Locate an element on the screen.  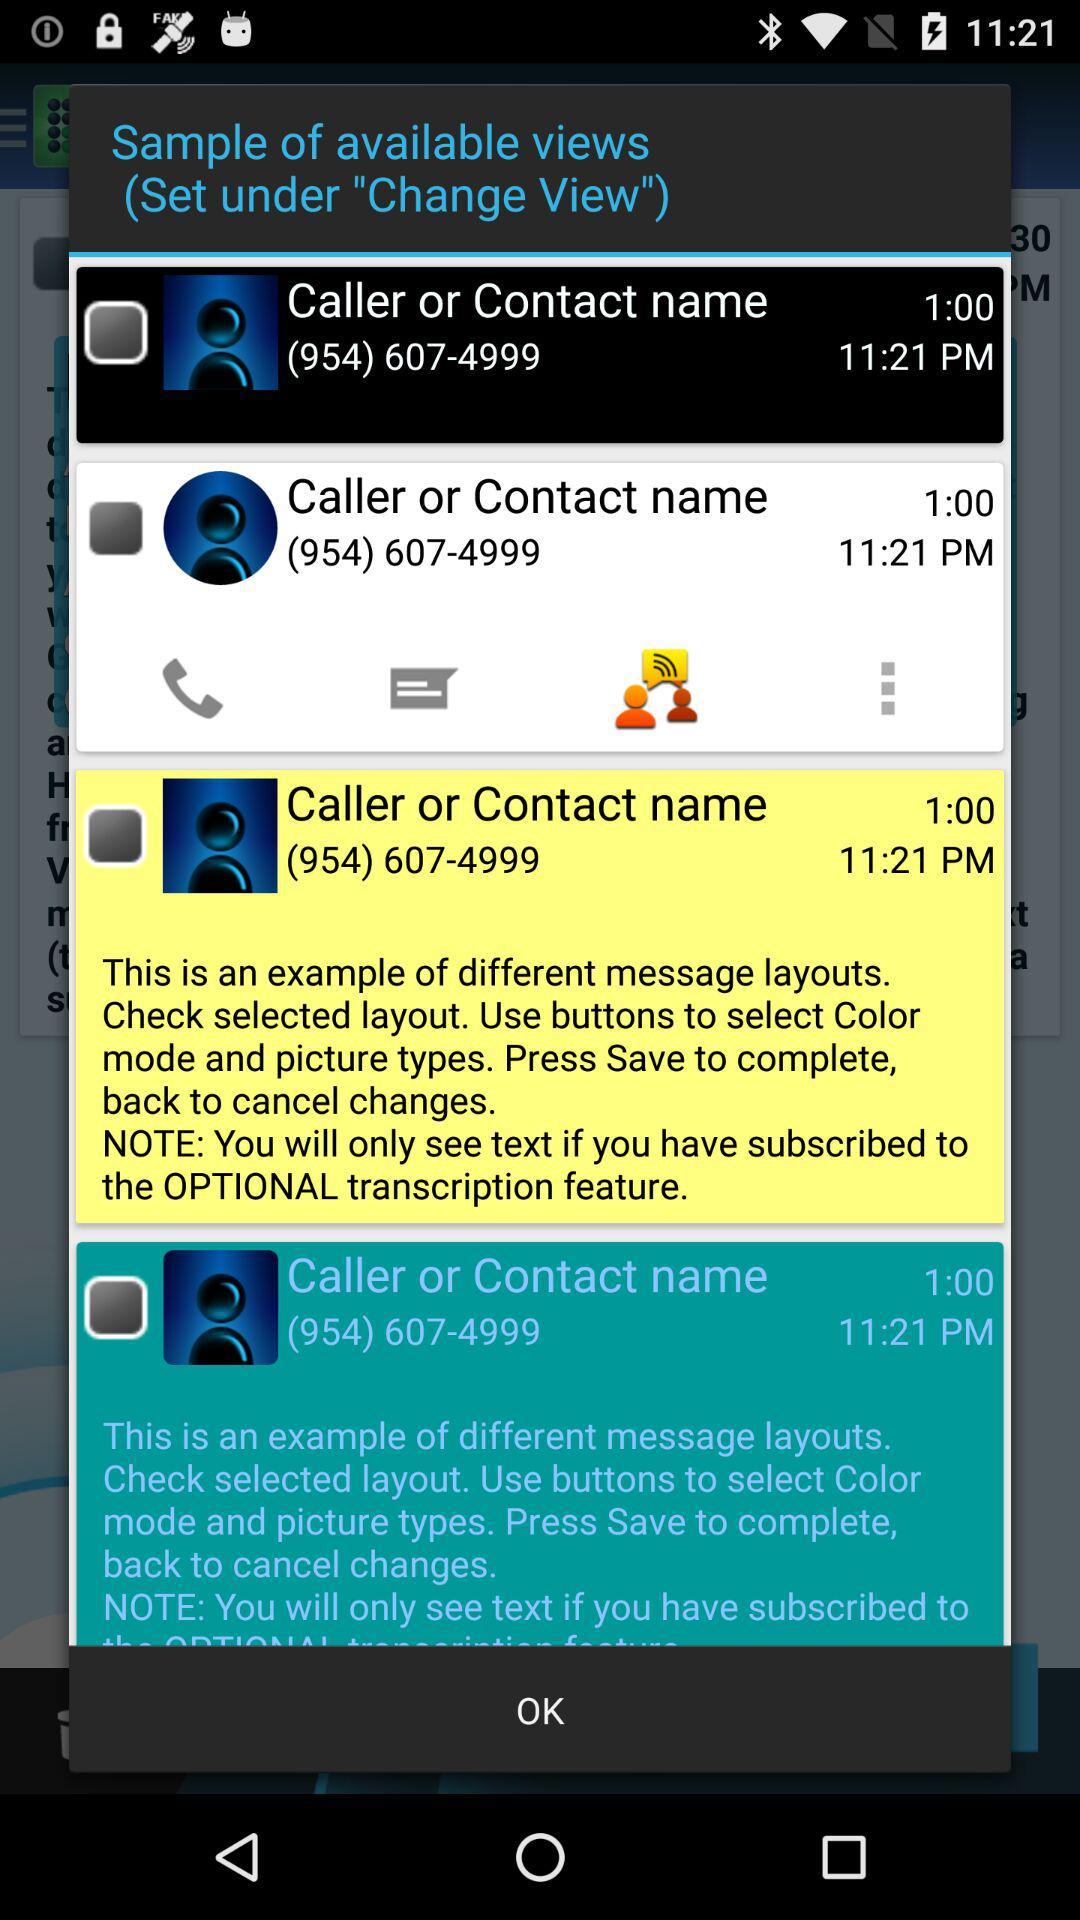
the icon above the caller or contact app is located at coordinates (423, 688).